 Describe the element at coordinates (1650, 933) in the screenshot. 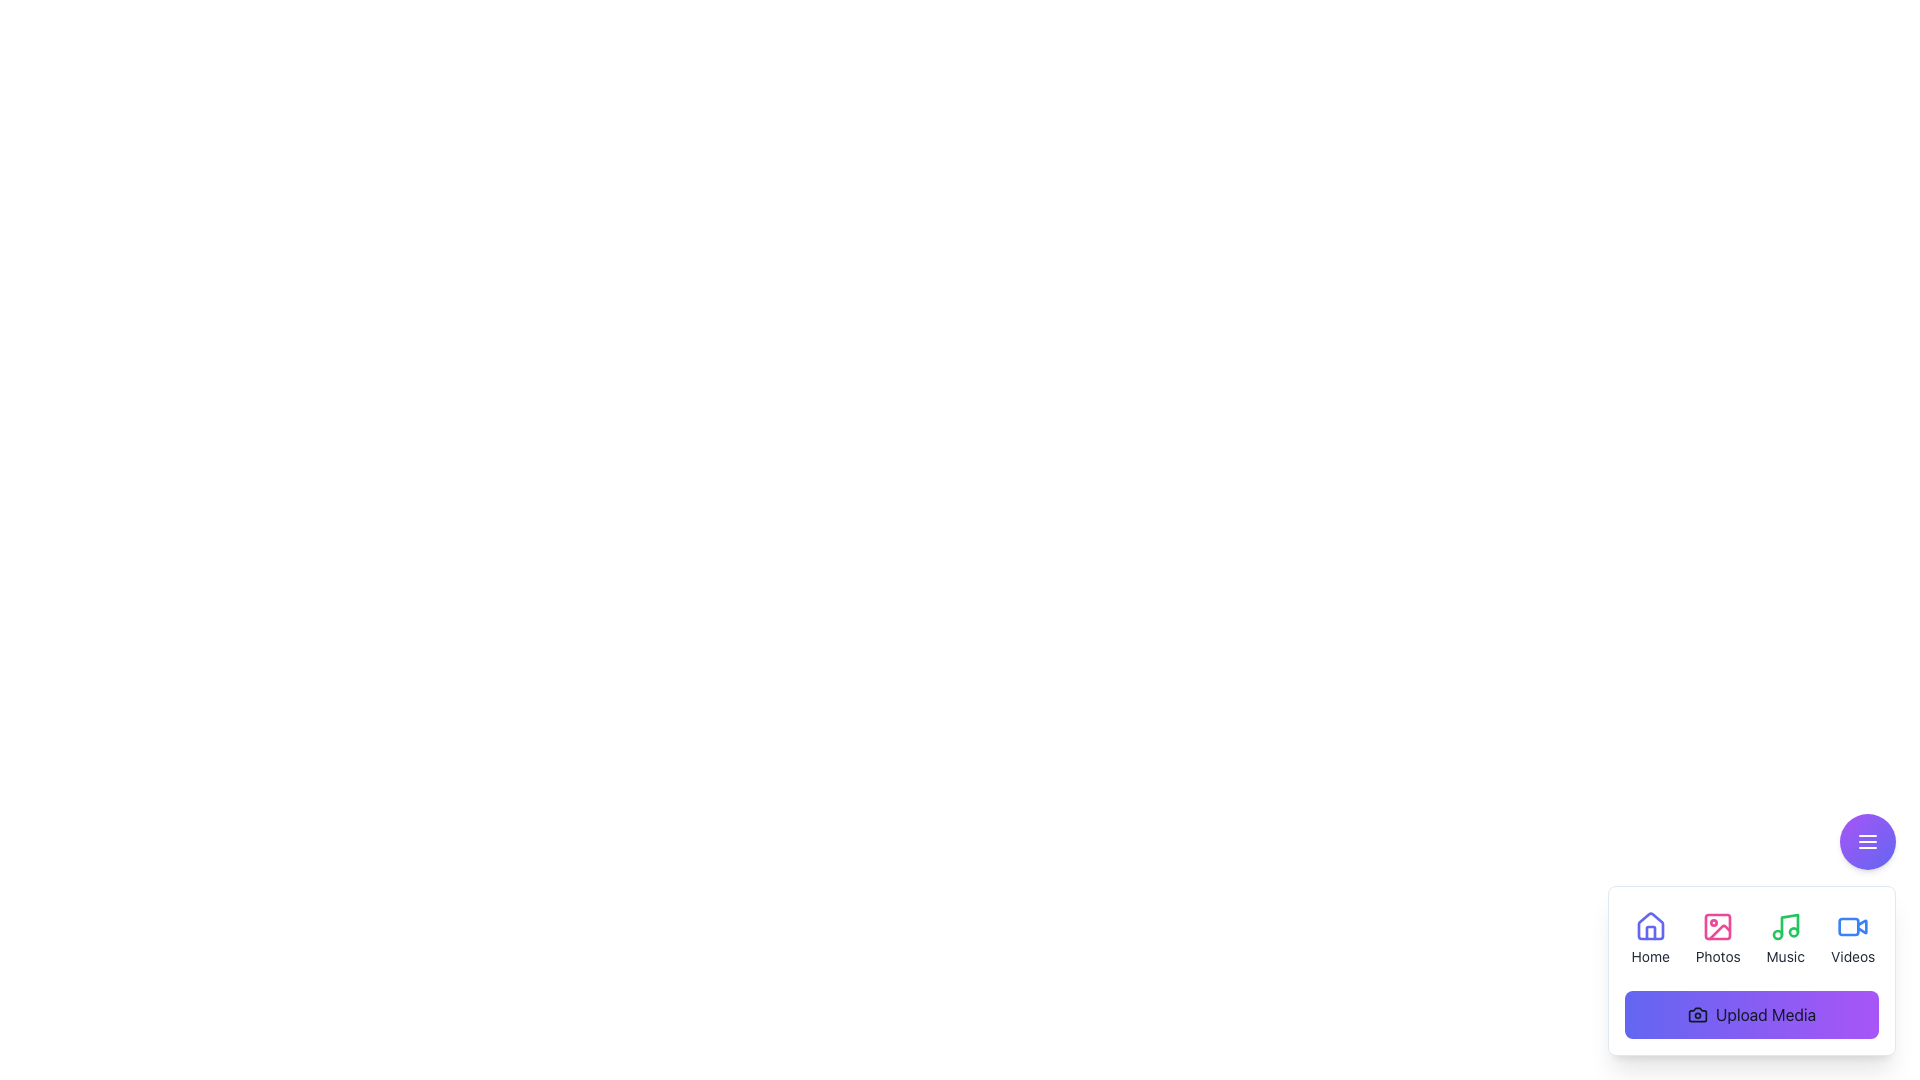

I see `the door element of the house icon, which is represented by a vertical rectangle styled with a thin indigo stroke, located at the bottom-right corner of the interface` at that location.